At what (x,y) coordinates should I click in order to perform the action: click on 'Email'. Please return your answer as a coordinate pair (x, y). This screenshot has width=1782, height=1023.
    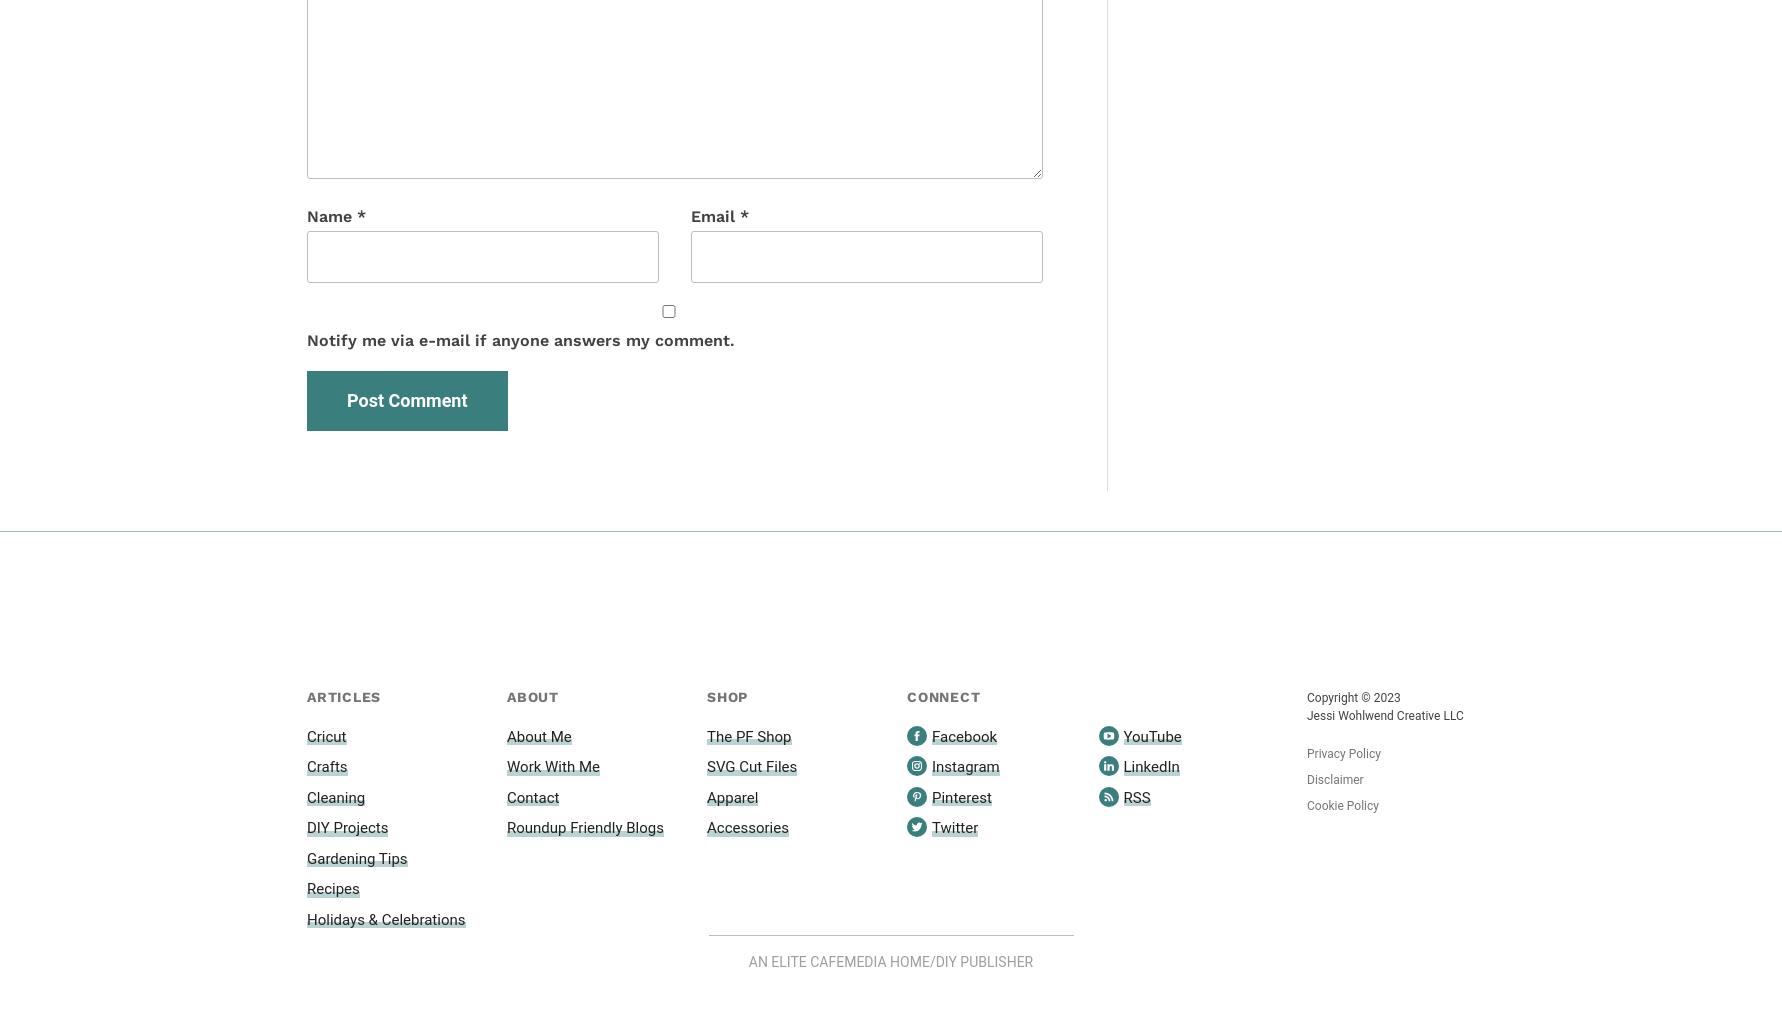
    Looking at the image, I should click on (715, 214).